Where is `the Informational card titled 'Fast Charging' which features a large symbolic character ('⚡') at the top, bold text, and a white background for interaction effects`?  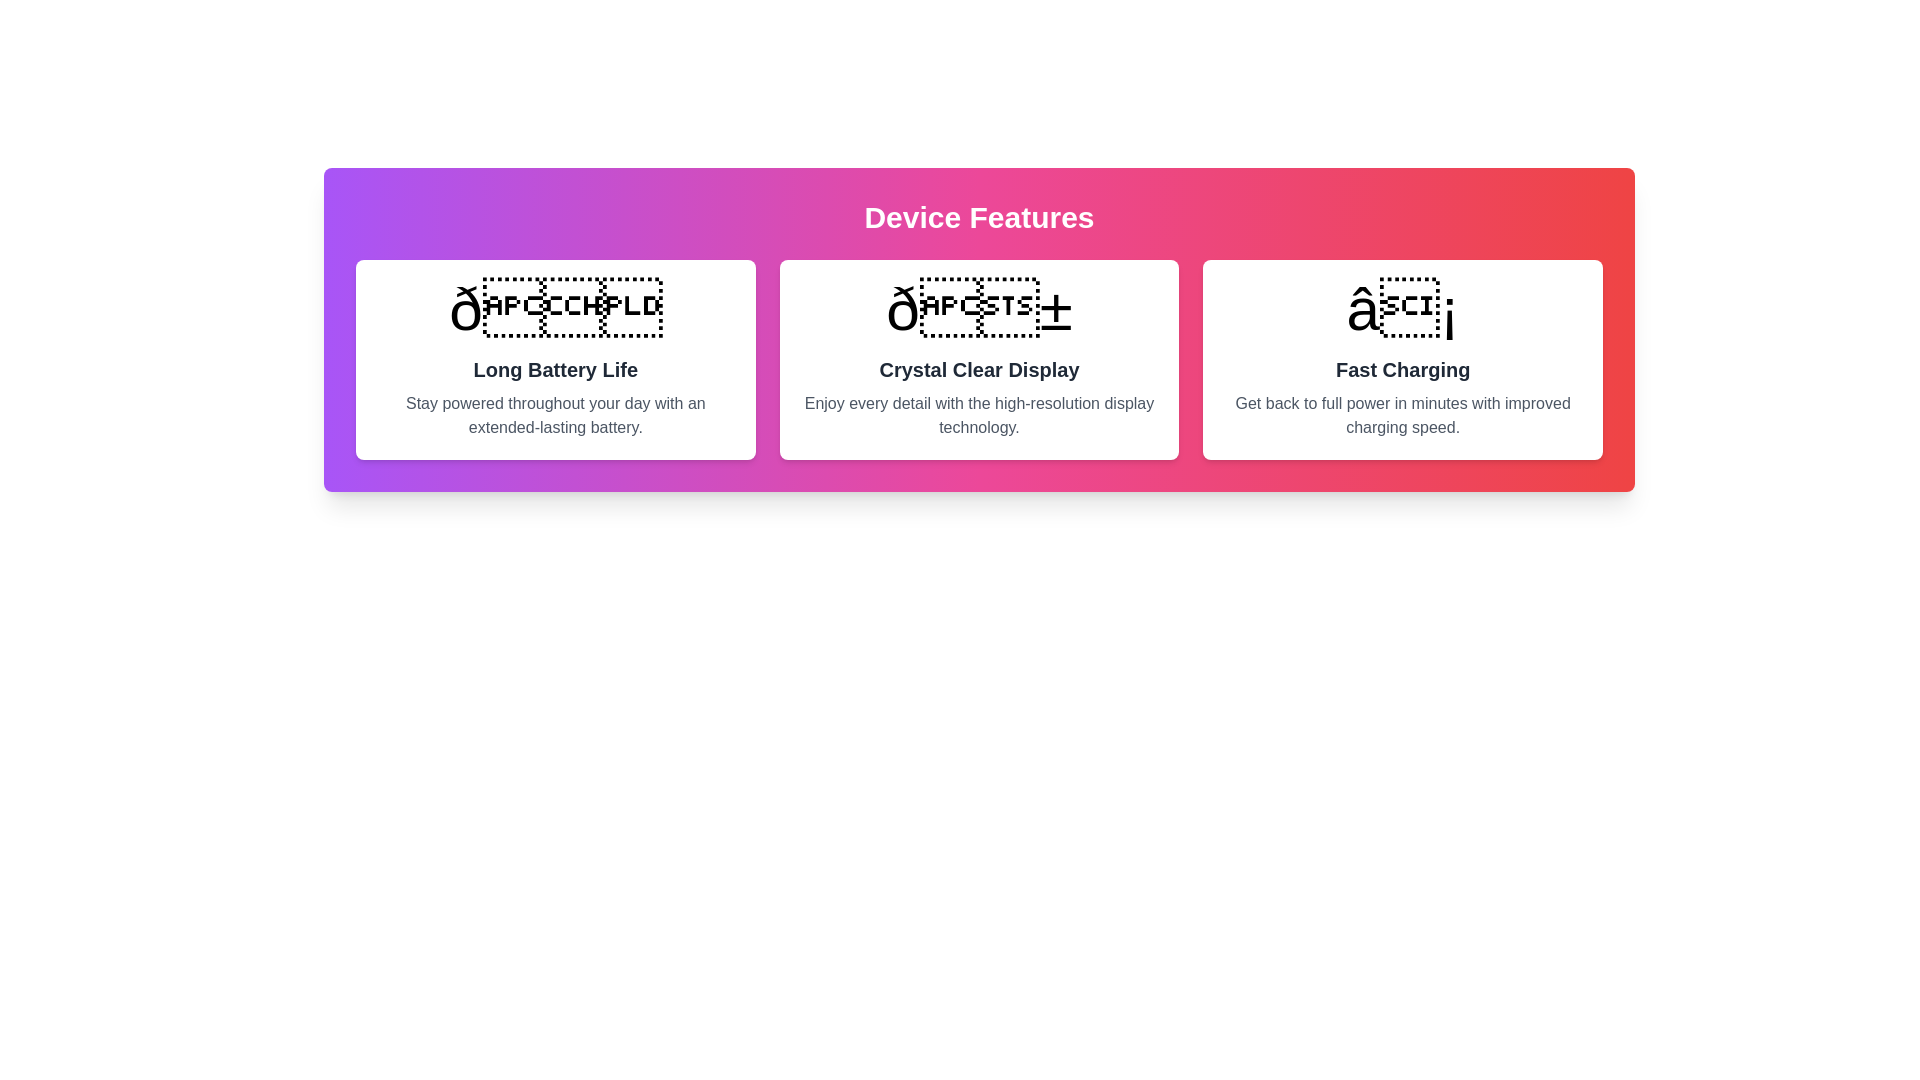
the Informational card titled 'Fast Charging' which features a large symbolic character ('⚡') at the top, bold text, and a white background for interaction effects is located at coordinates (1402, 358).